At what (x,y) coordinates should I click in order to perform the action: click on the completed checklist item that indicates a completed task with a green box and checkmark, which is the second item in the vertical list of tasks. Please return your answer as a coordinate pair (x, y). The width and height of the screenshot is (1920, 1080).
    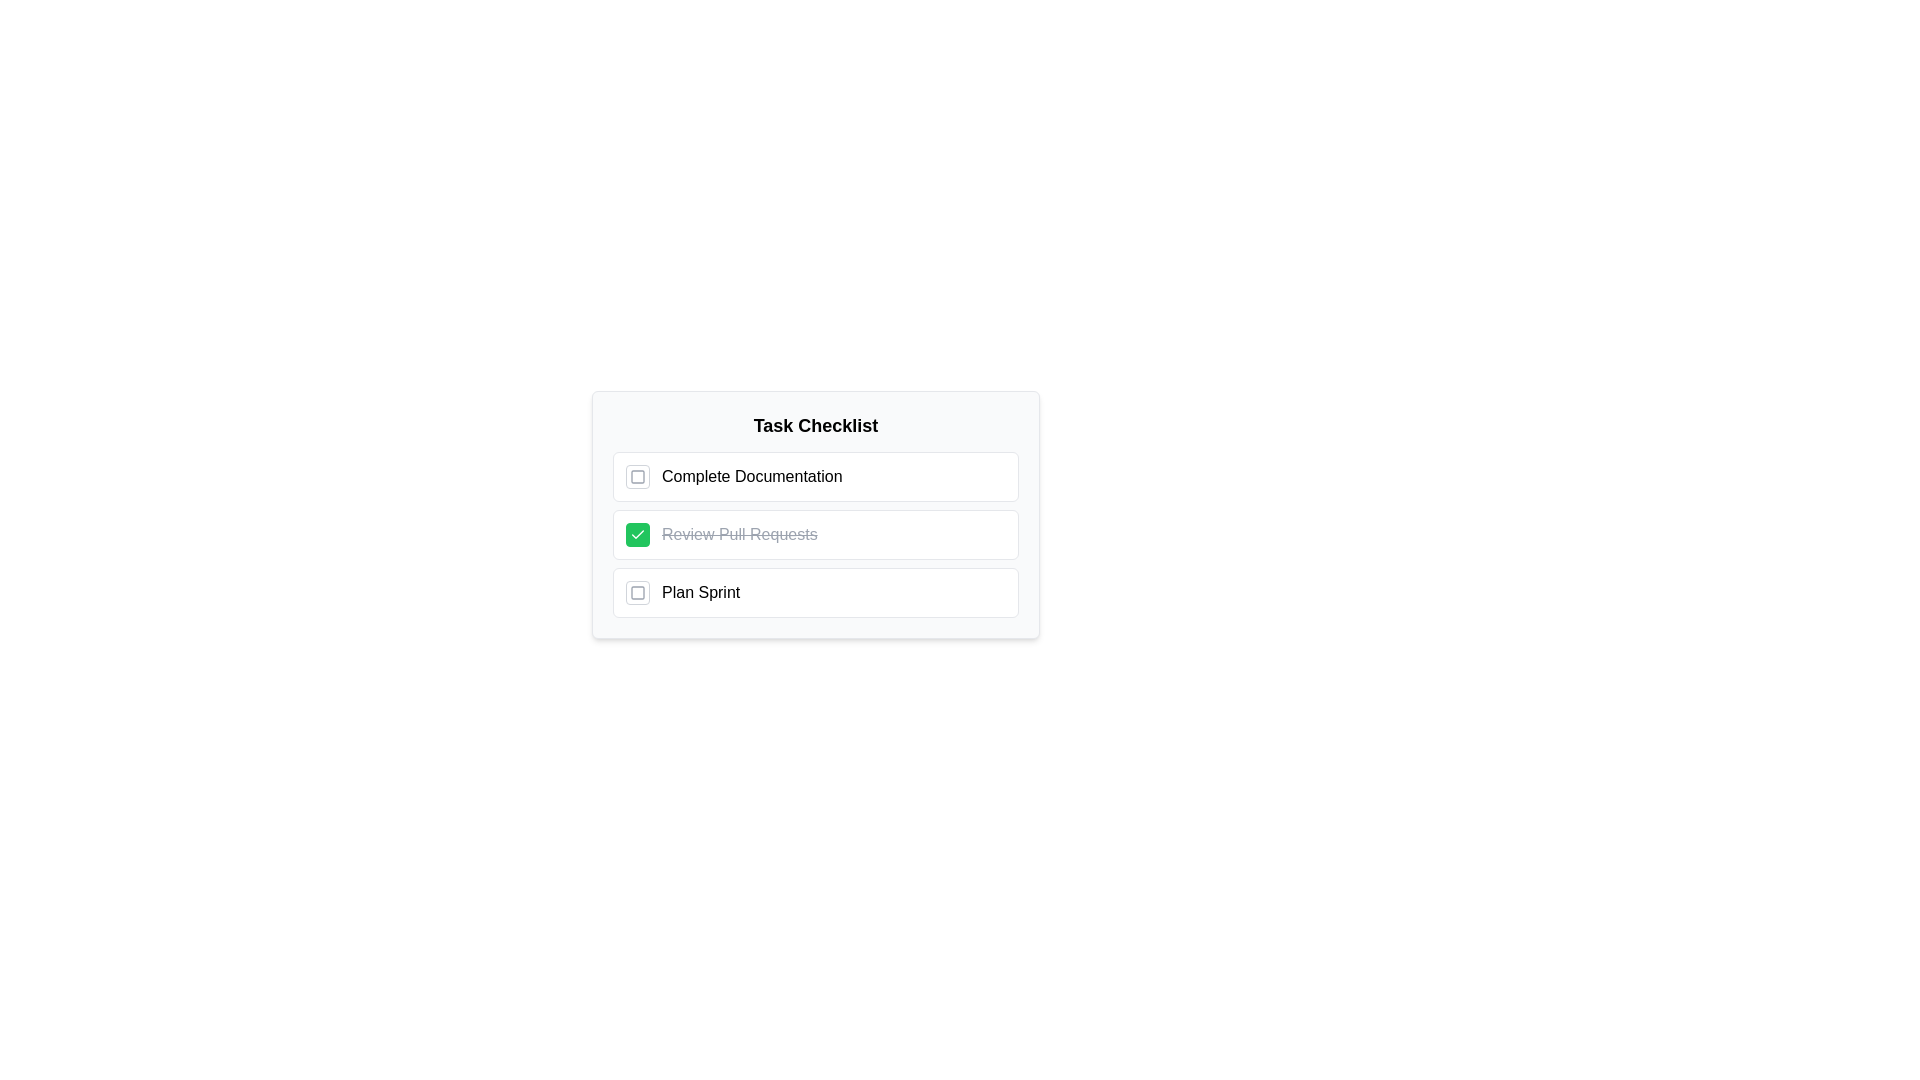
    Looking at the image, I should click on (816, 534).